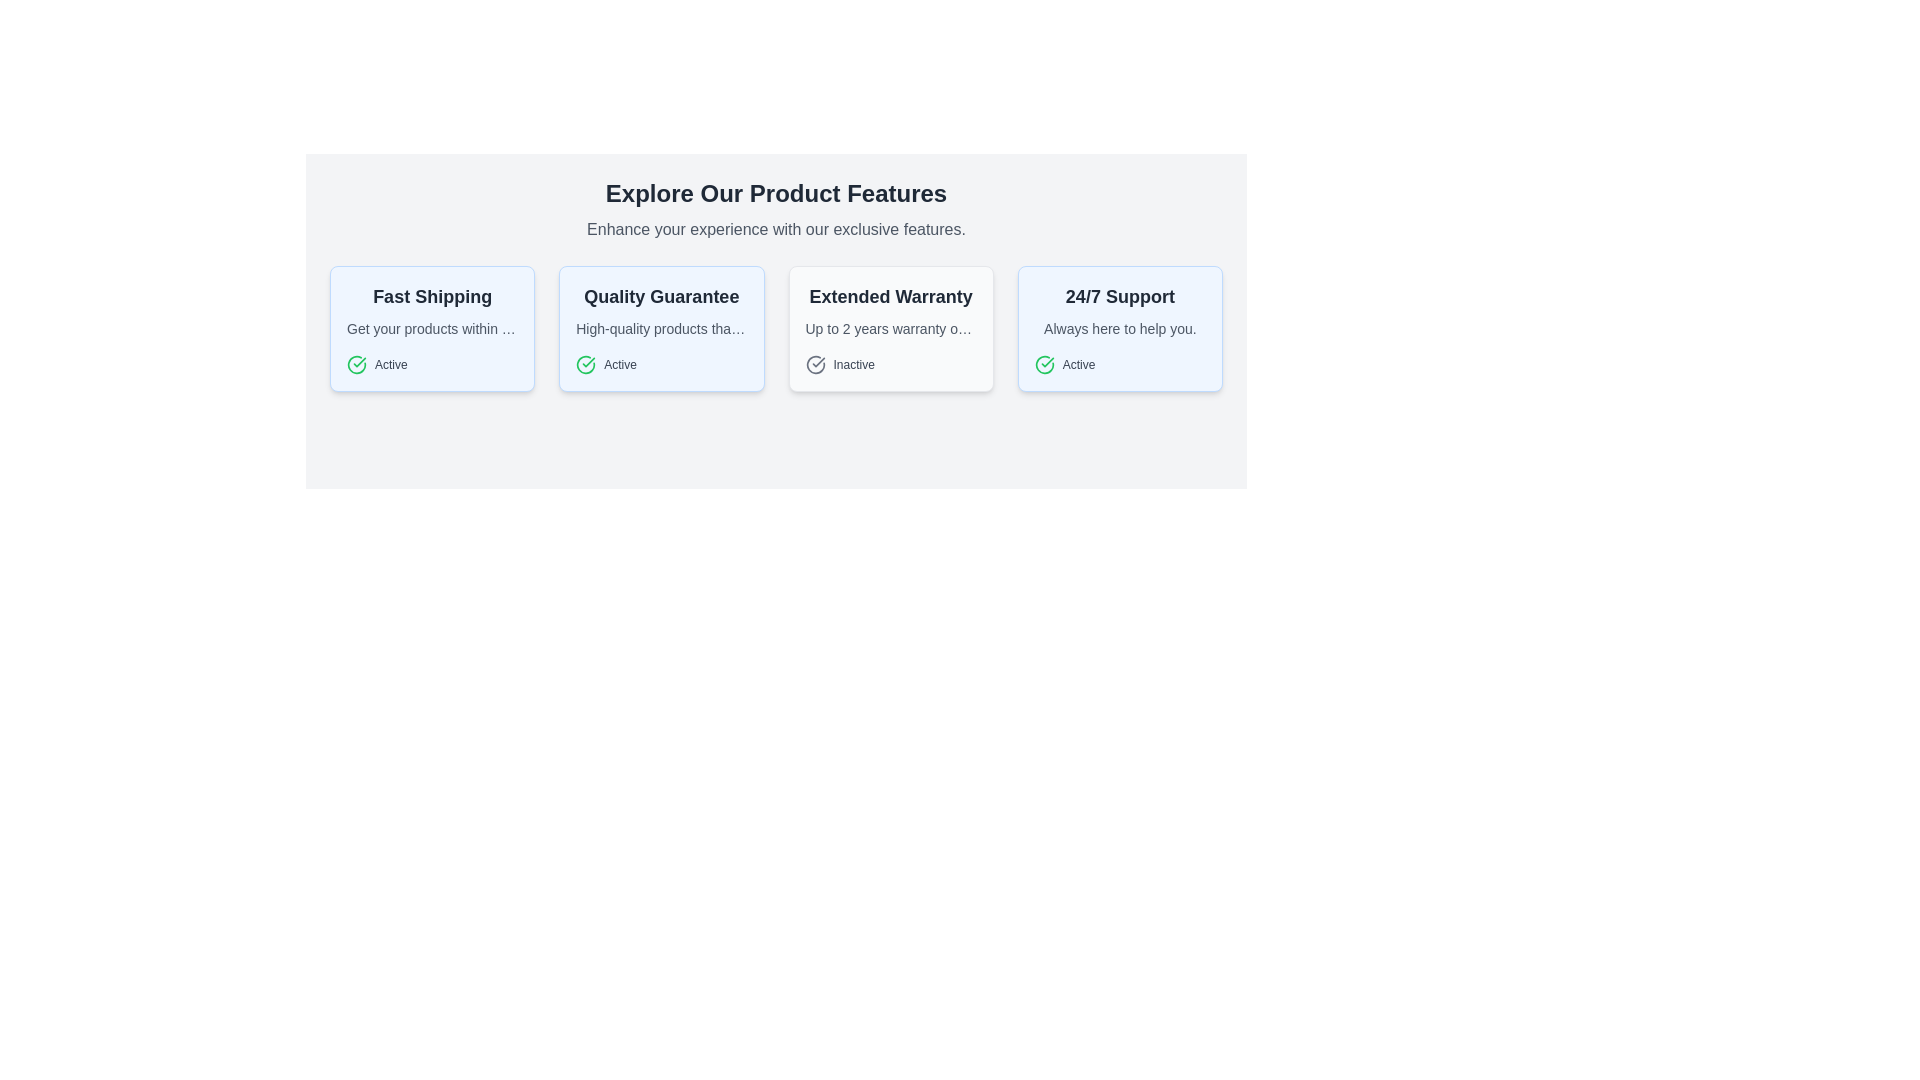 This screenshot has width=1920, height=1080. What do you see at coordinates (1120, 297) in the screenshot?
I see `the Text Label that identifies the '24/7 Support' feature within the blue-bordered card, which is the last card in a grid of four feature cards` at bounding box center [1120, 297].